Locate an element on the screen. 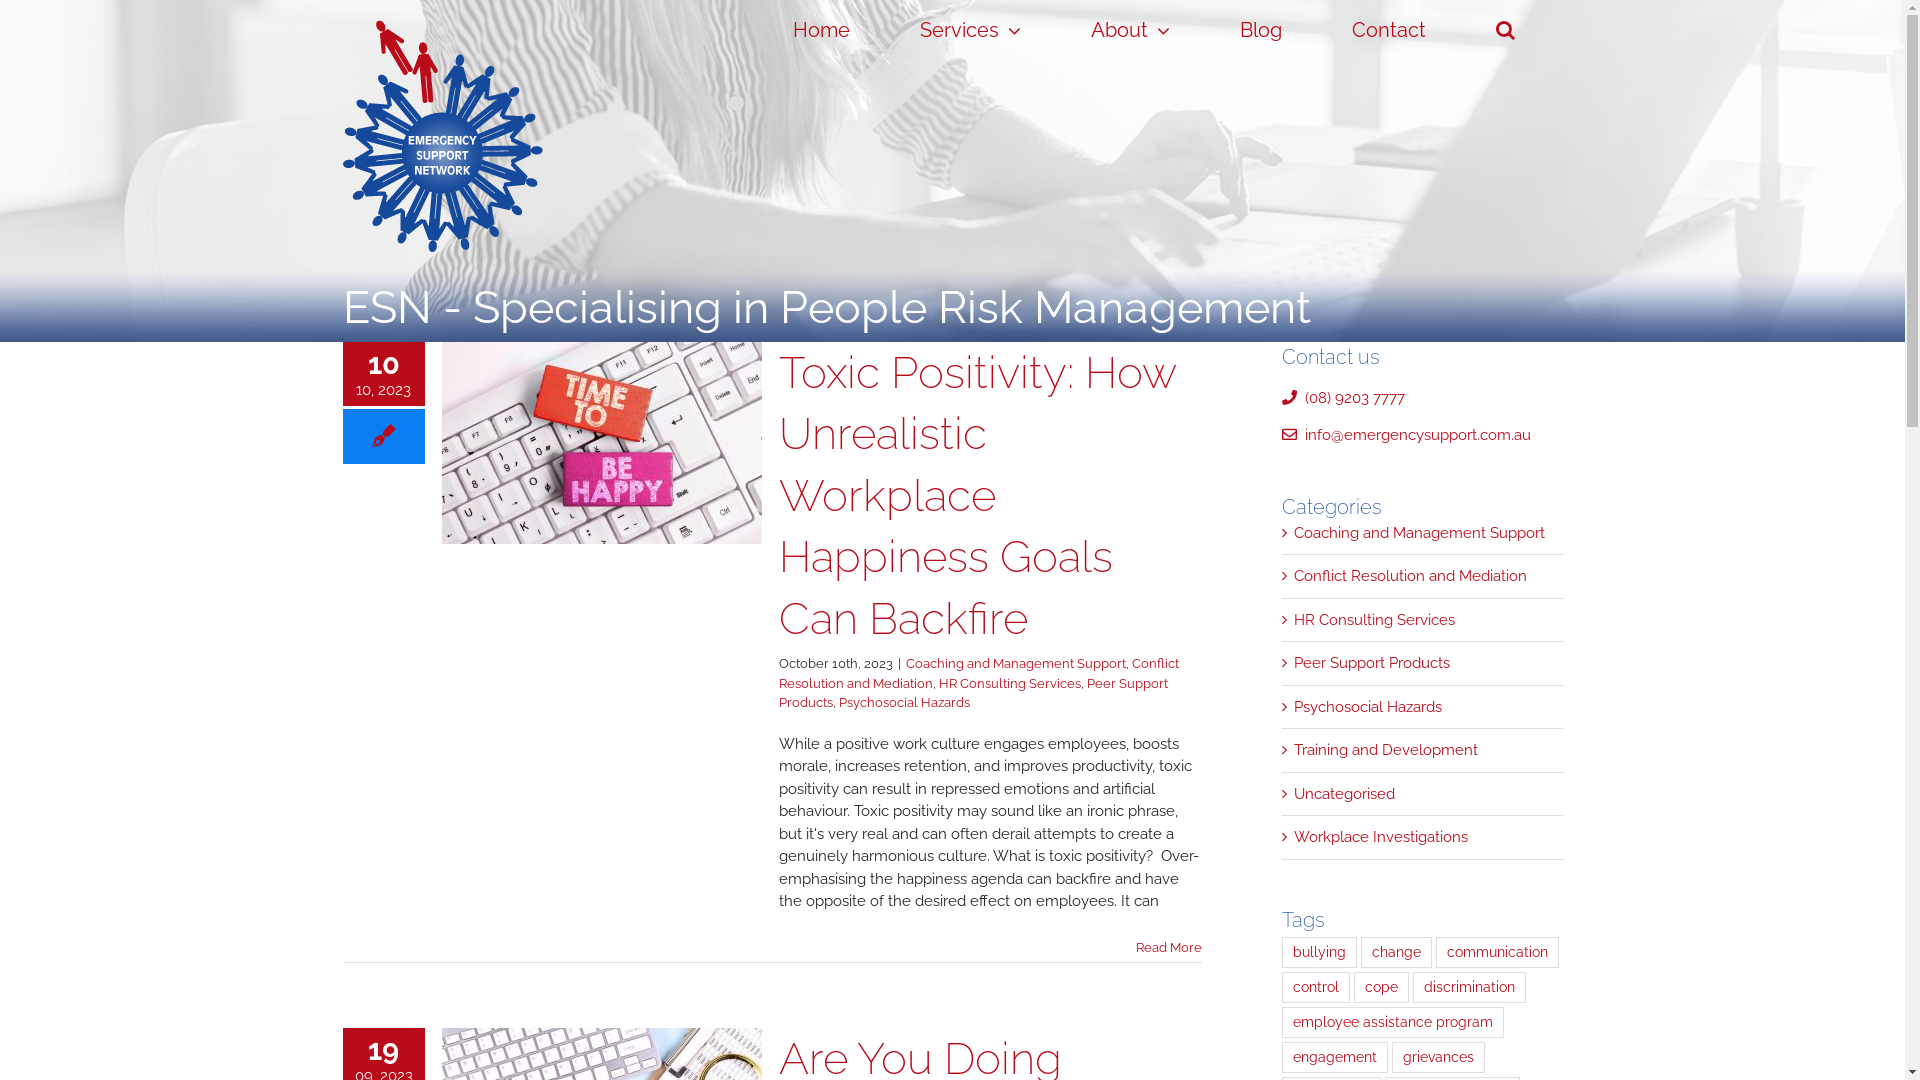 This screenshot has width=1920, height=1080. 'Coaching and Management Support' is located at coordinates (1016, 663).